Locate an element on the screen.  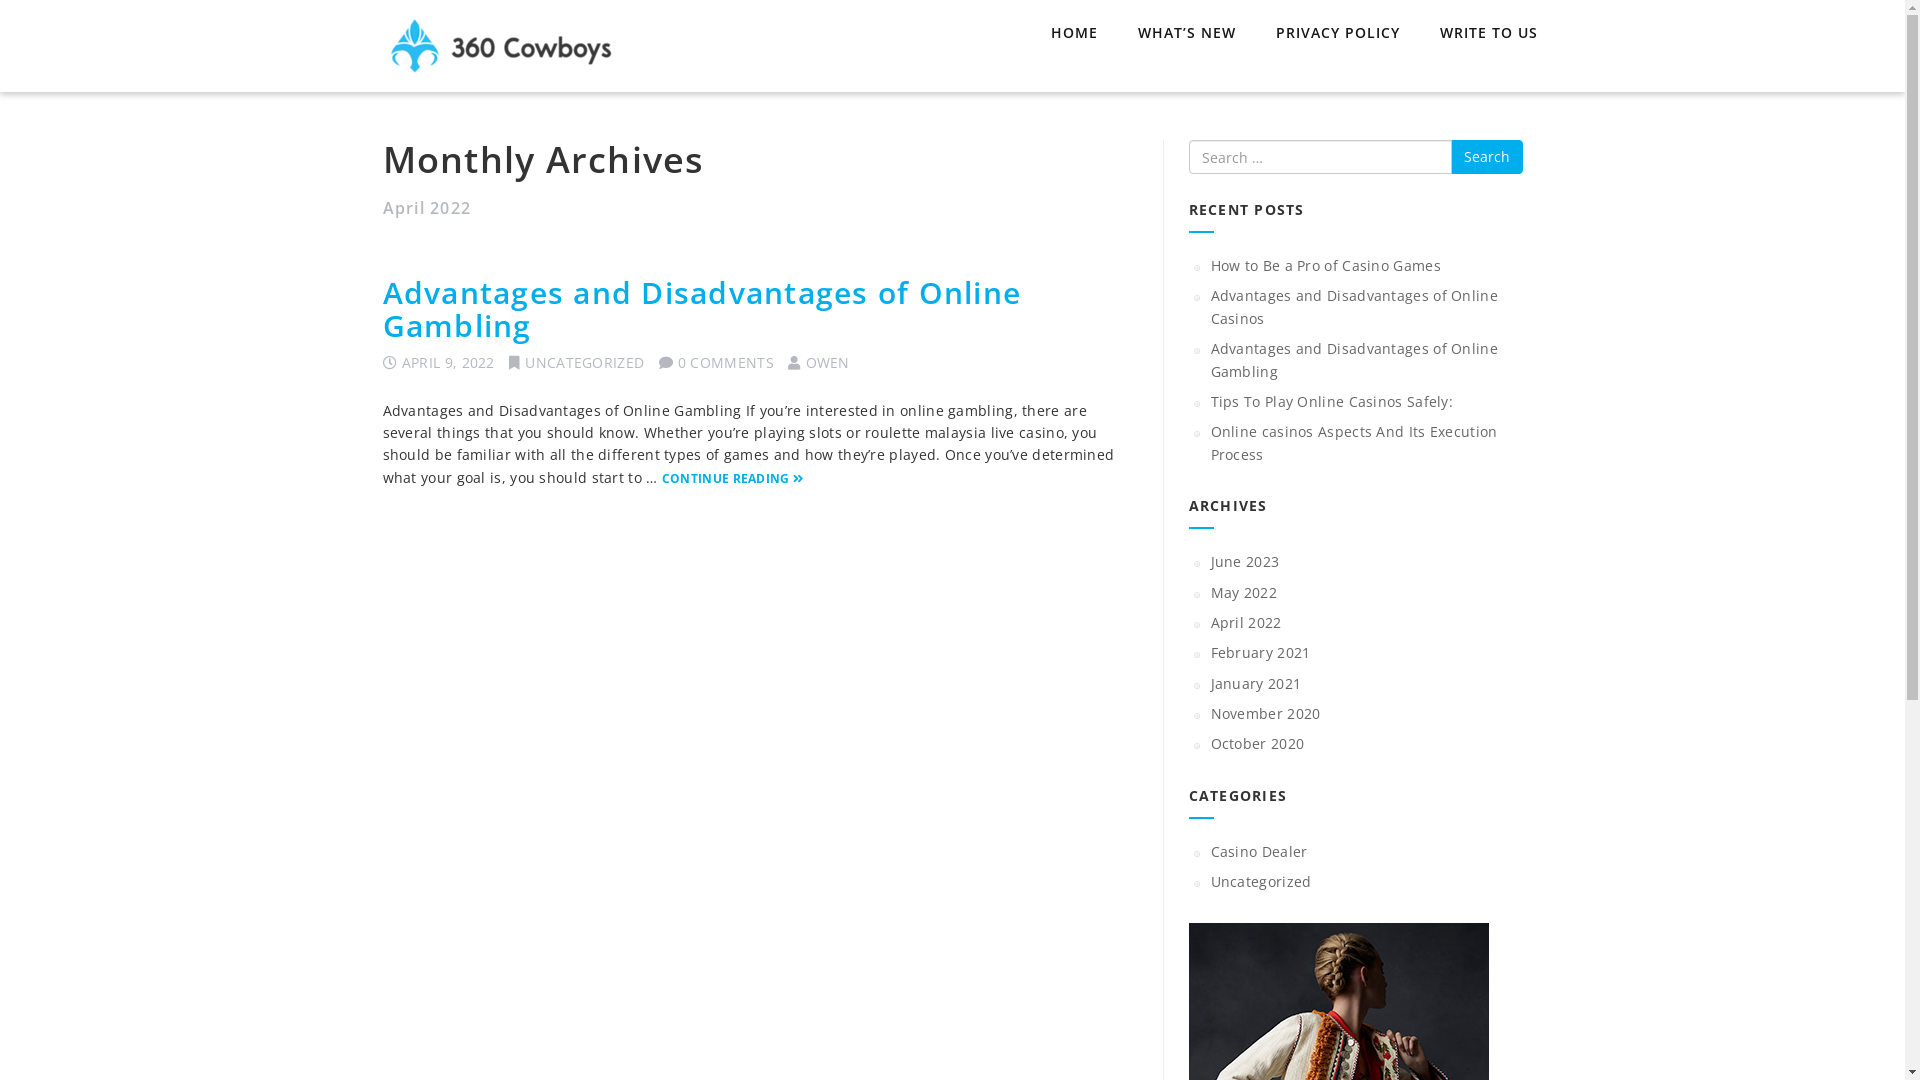
'October 2020' is located at coordinates (1256, 743).